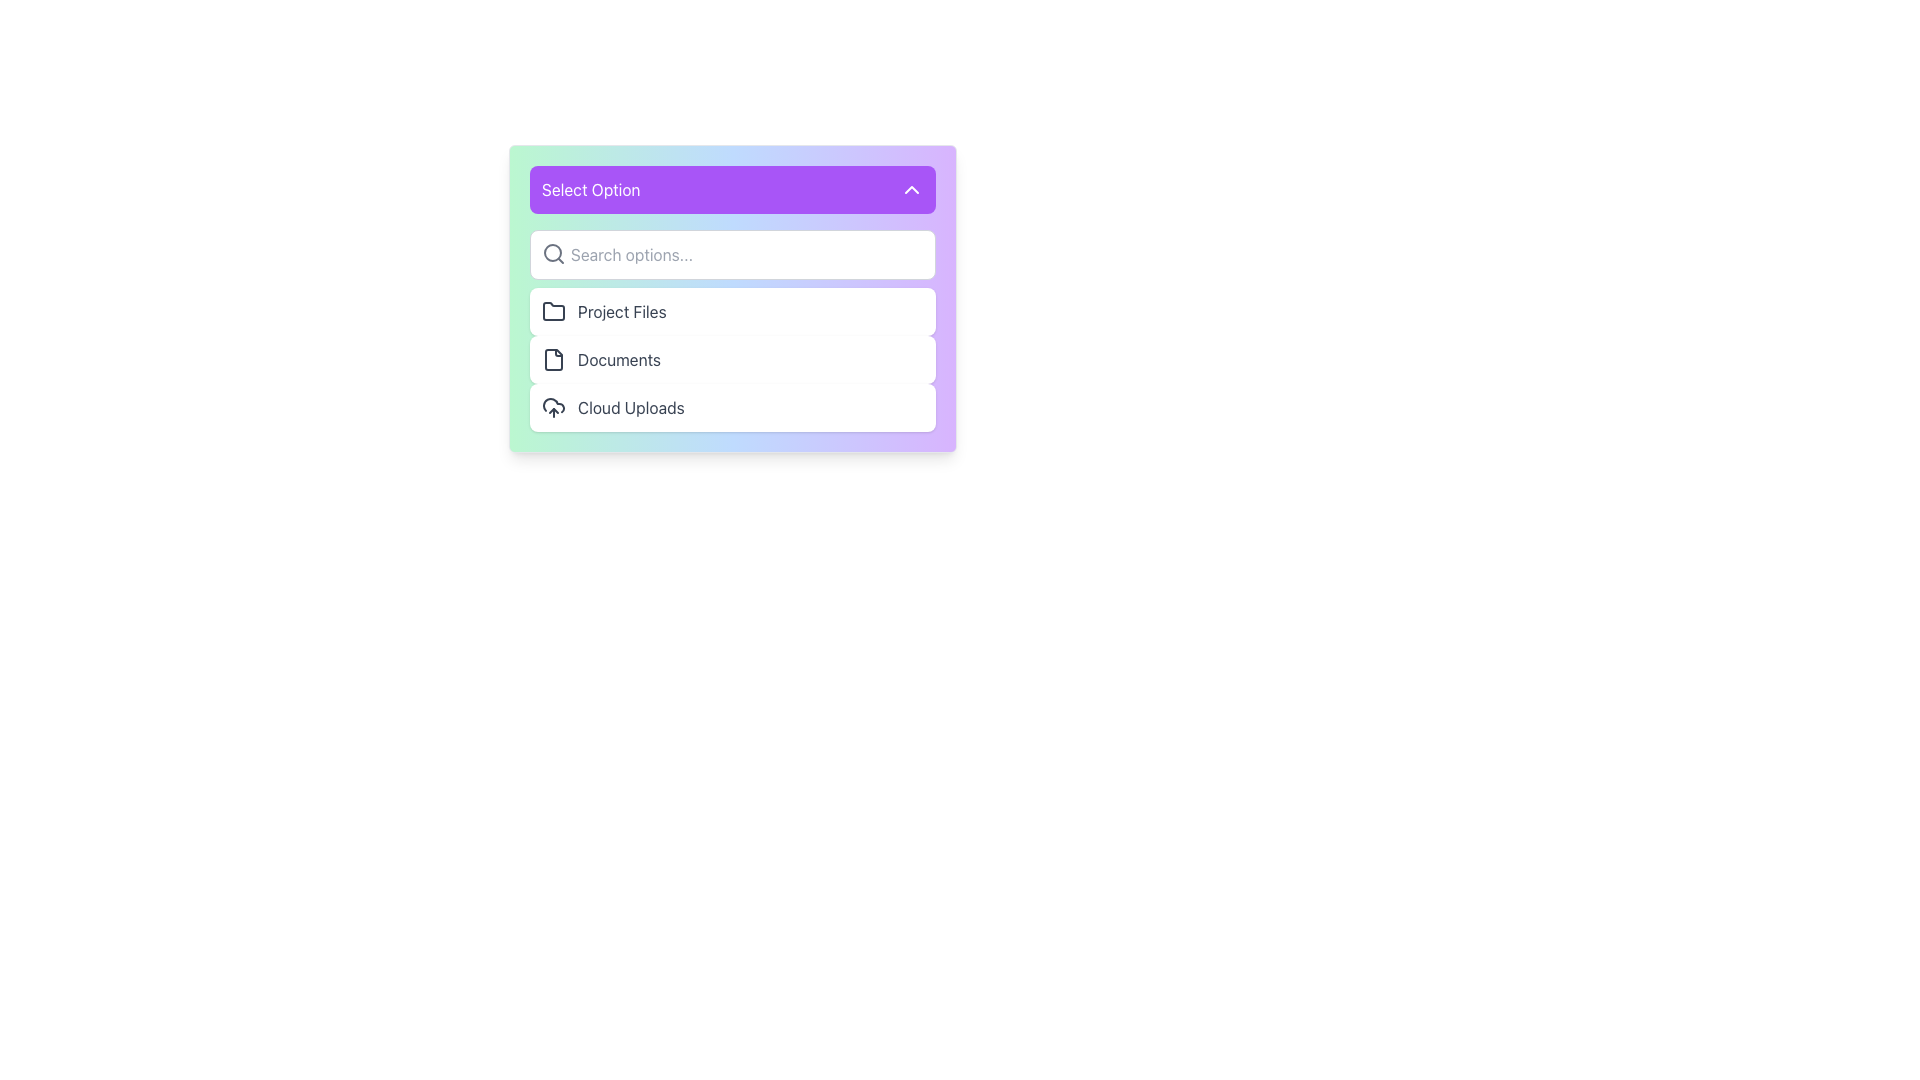 This screenshot has height=1080, width=1920. Describe the element at coordinates (621, 312) in the screenshot. I see `the 'Project Files' text label next to the folder icon in the dropdown menu` at that location.